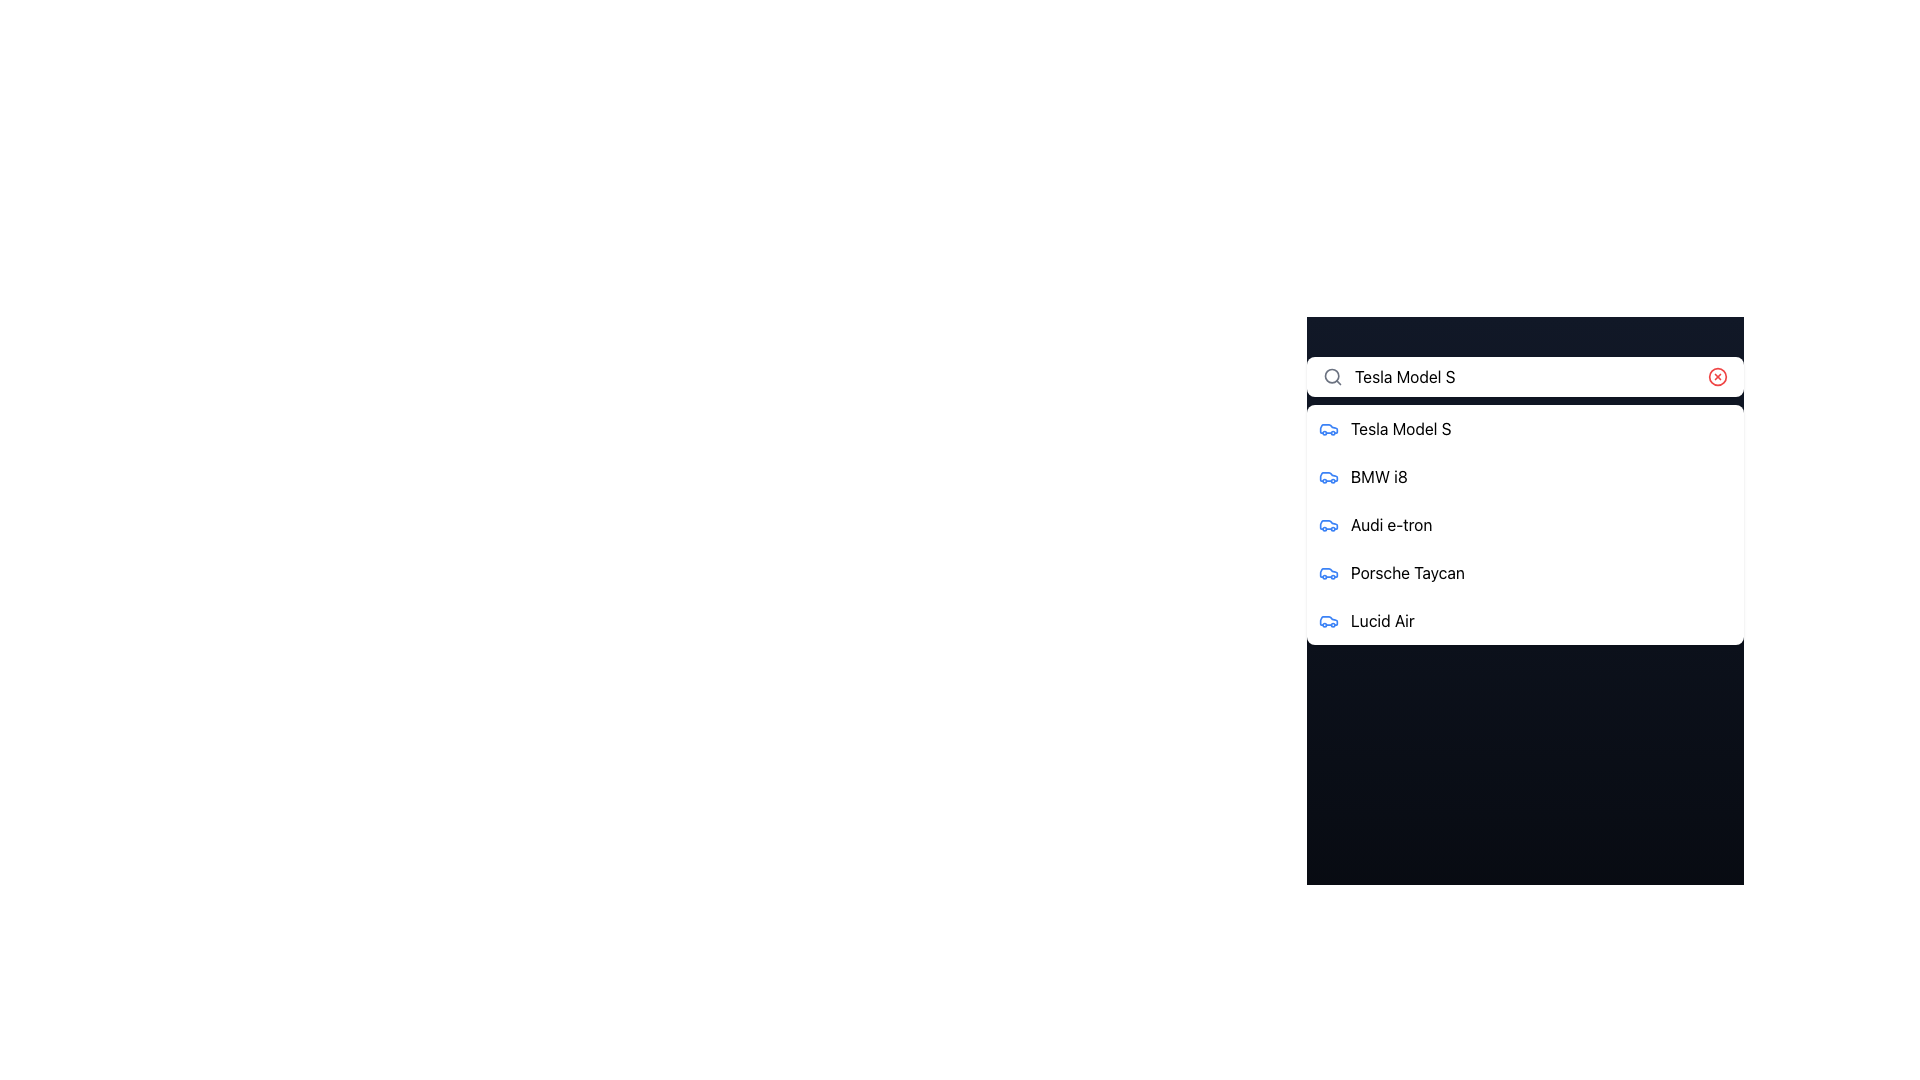 The width and height of the screenshot is (1920, 1080). Describe the element at coordinates (1717, 377) in the screenshot. I see `the clear button located at the rightmost side of the input field` at that location.